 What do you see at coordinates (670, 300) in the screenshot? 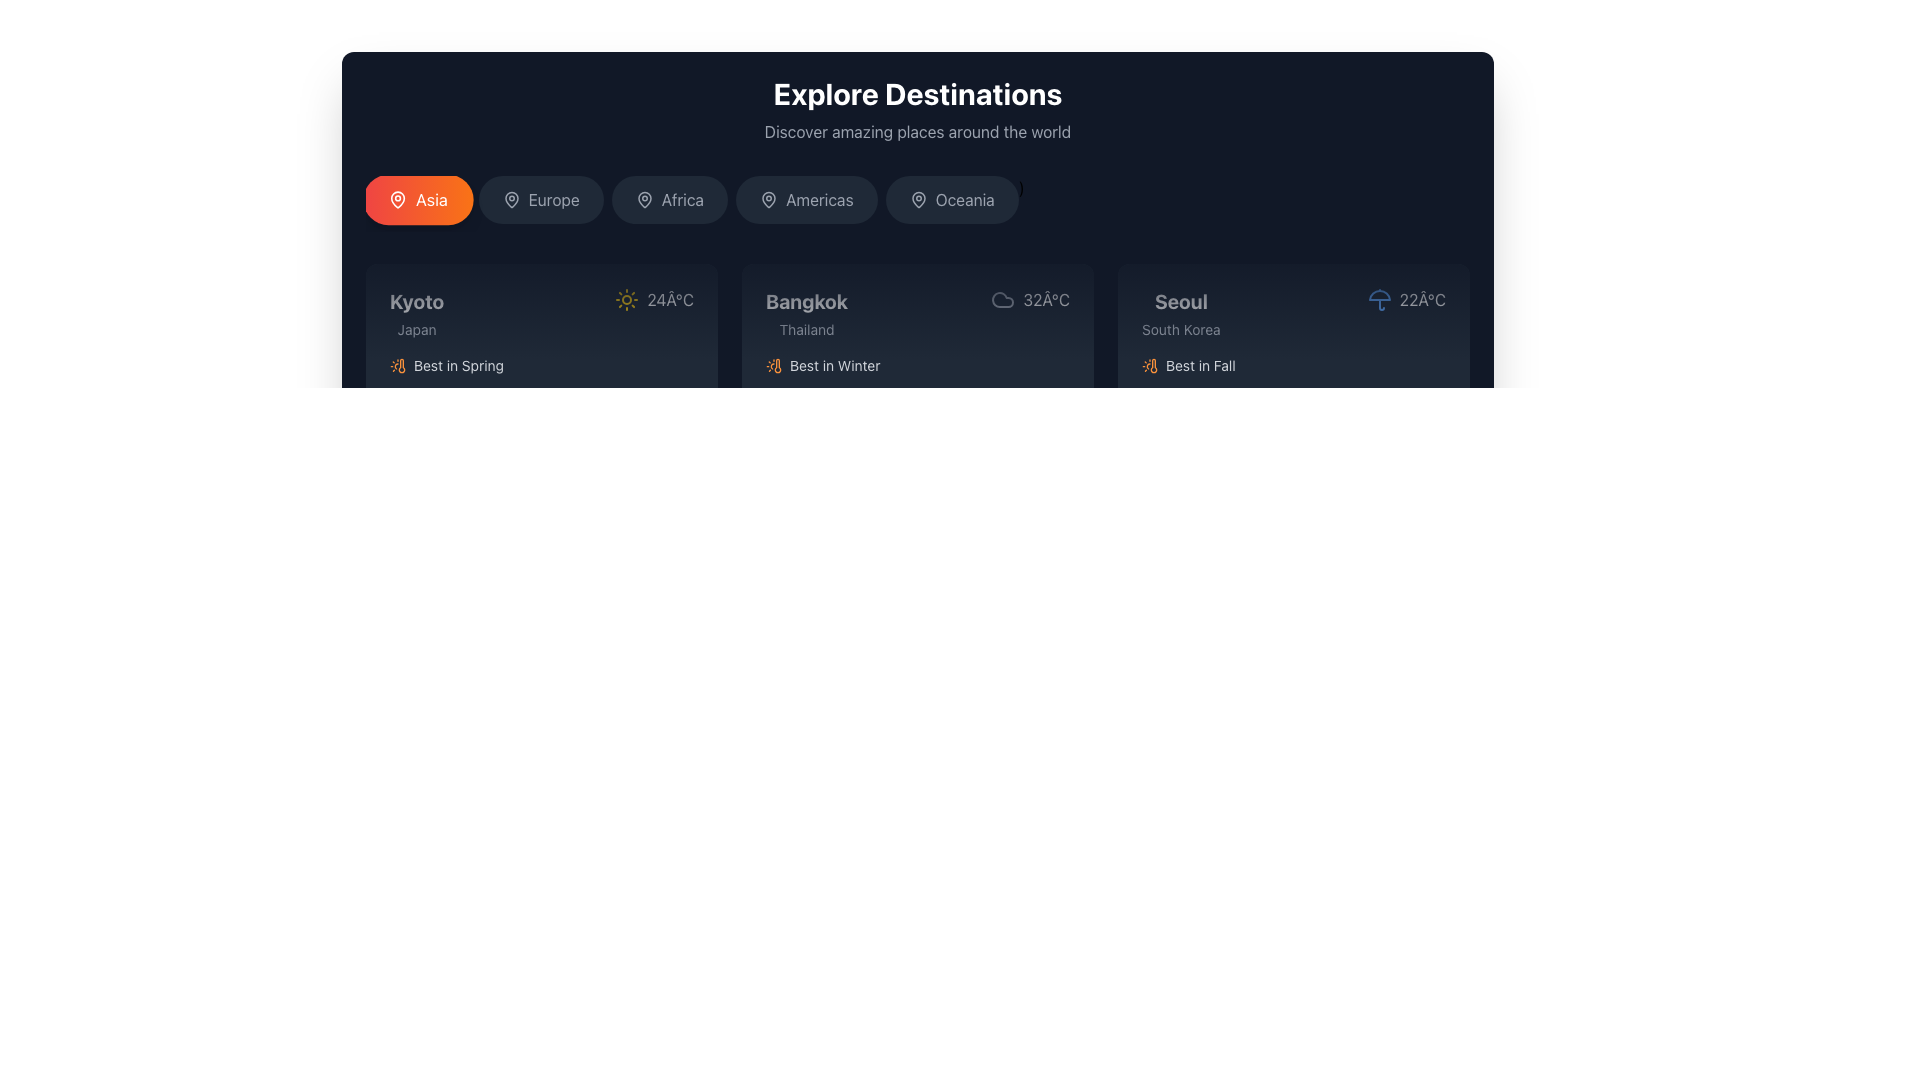
I see `the temperature text label displaying '24°C' in white font, which is located in the first card for the city 'Kyoto', adjacent to the yellow sun icon` at bounding box center [670, 300].